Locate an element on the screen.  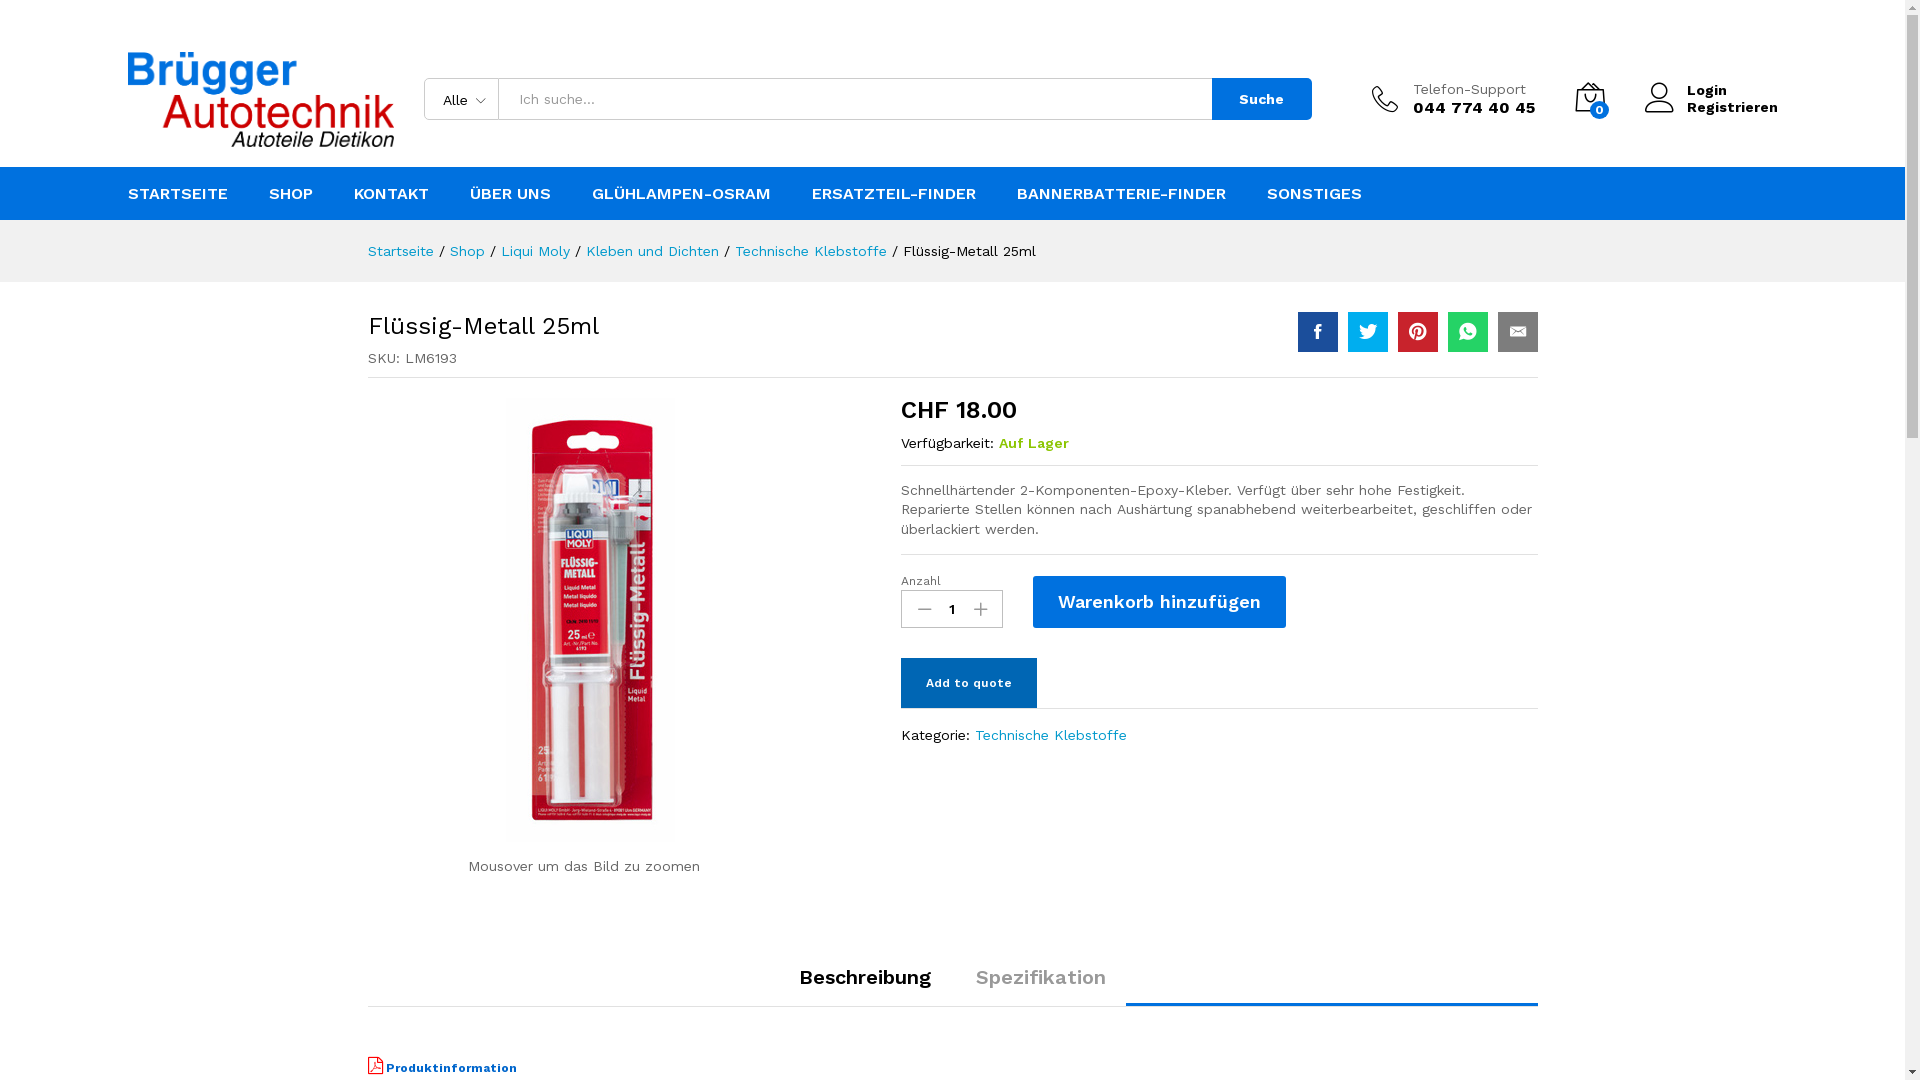
'Liqui Moly' is located at coordinates (534, 249).